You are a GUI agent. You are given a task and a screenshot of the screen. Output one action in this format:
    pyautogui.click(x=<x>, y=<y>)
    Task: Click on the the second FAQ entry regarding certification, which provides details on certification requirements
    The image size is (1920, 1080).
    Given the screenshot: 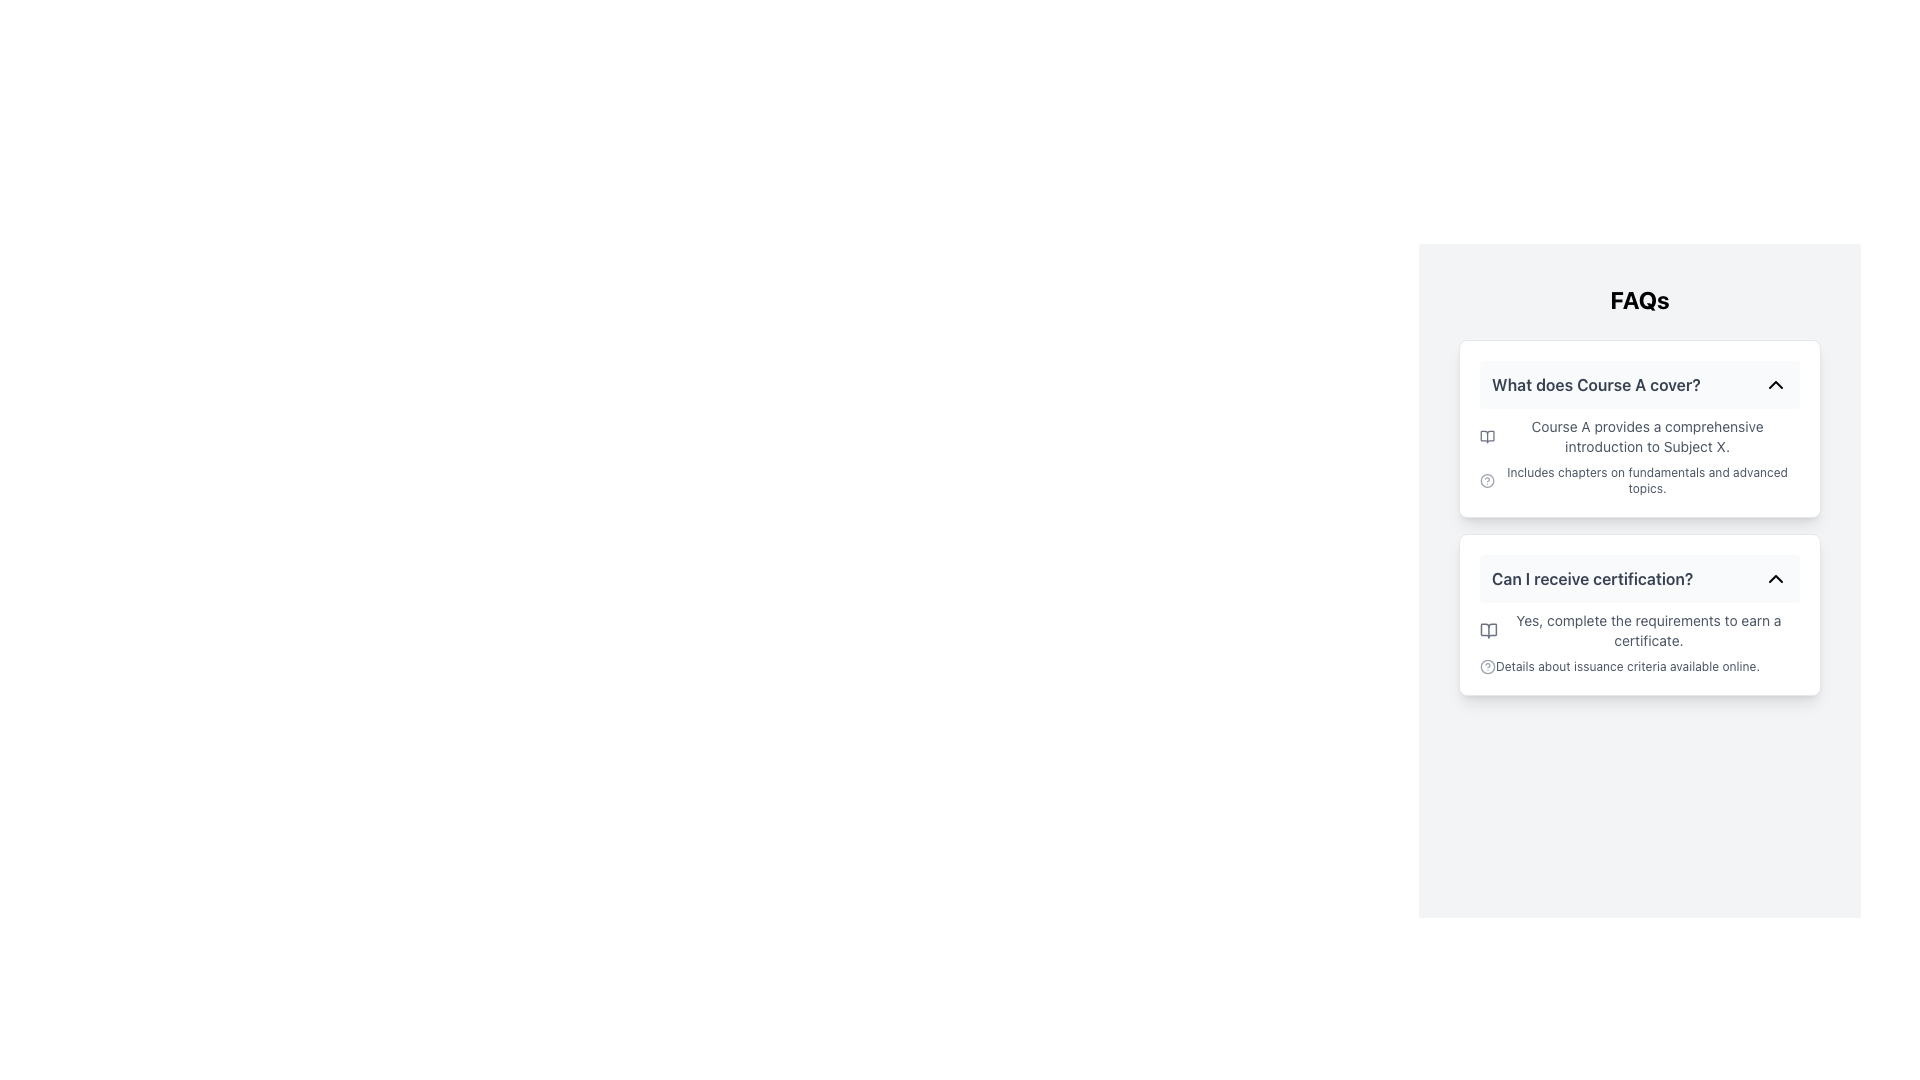 What is the action you would take?
    pyautogui.click(x=1640, y=613)
    